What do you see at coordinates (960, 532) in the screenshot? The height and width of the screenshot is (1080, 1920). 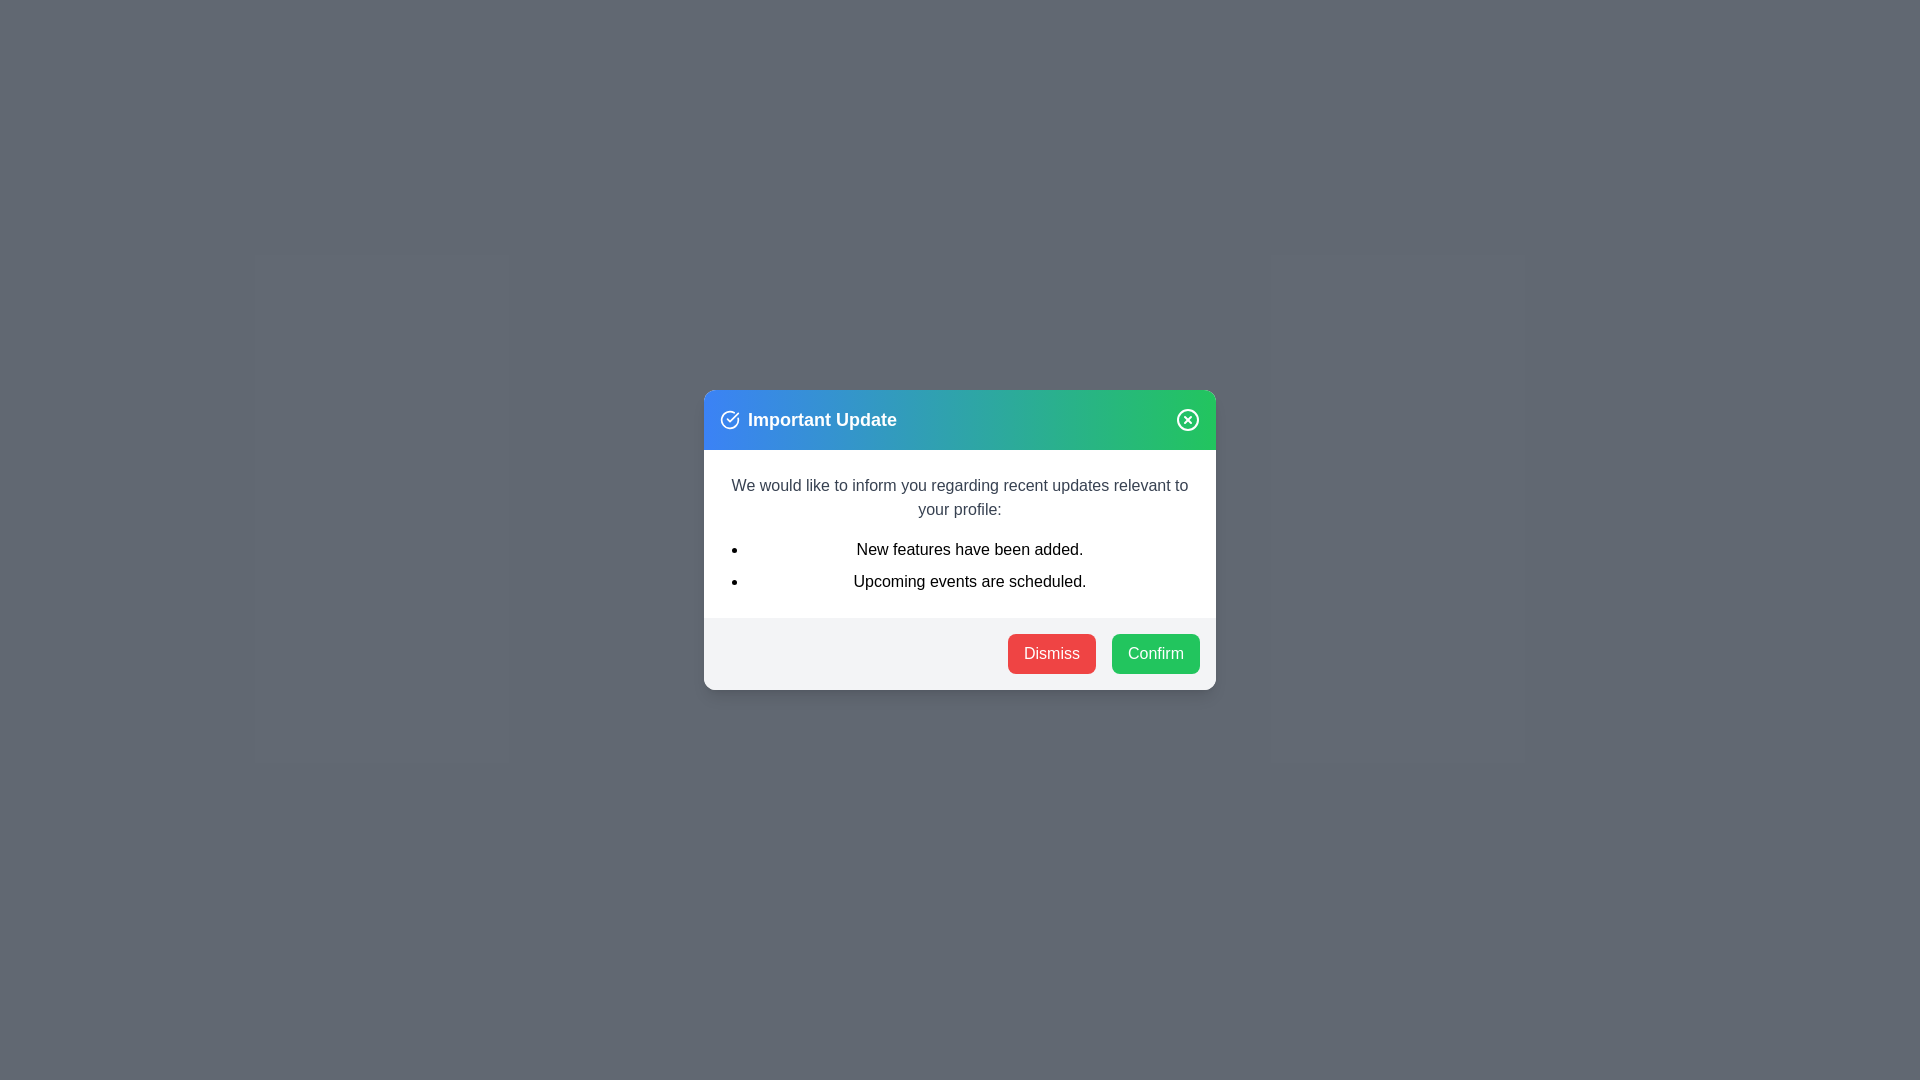 I see `the text area to read the update` at bounding box center [960, 532].